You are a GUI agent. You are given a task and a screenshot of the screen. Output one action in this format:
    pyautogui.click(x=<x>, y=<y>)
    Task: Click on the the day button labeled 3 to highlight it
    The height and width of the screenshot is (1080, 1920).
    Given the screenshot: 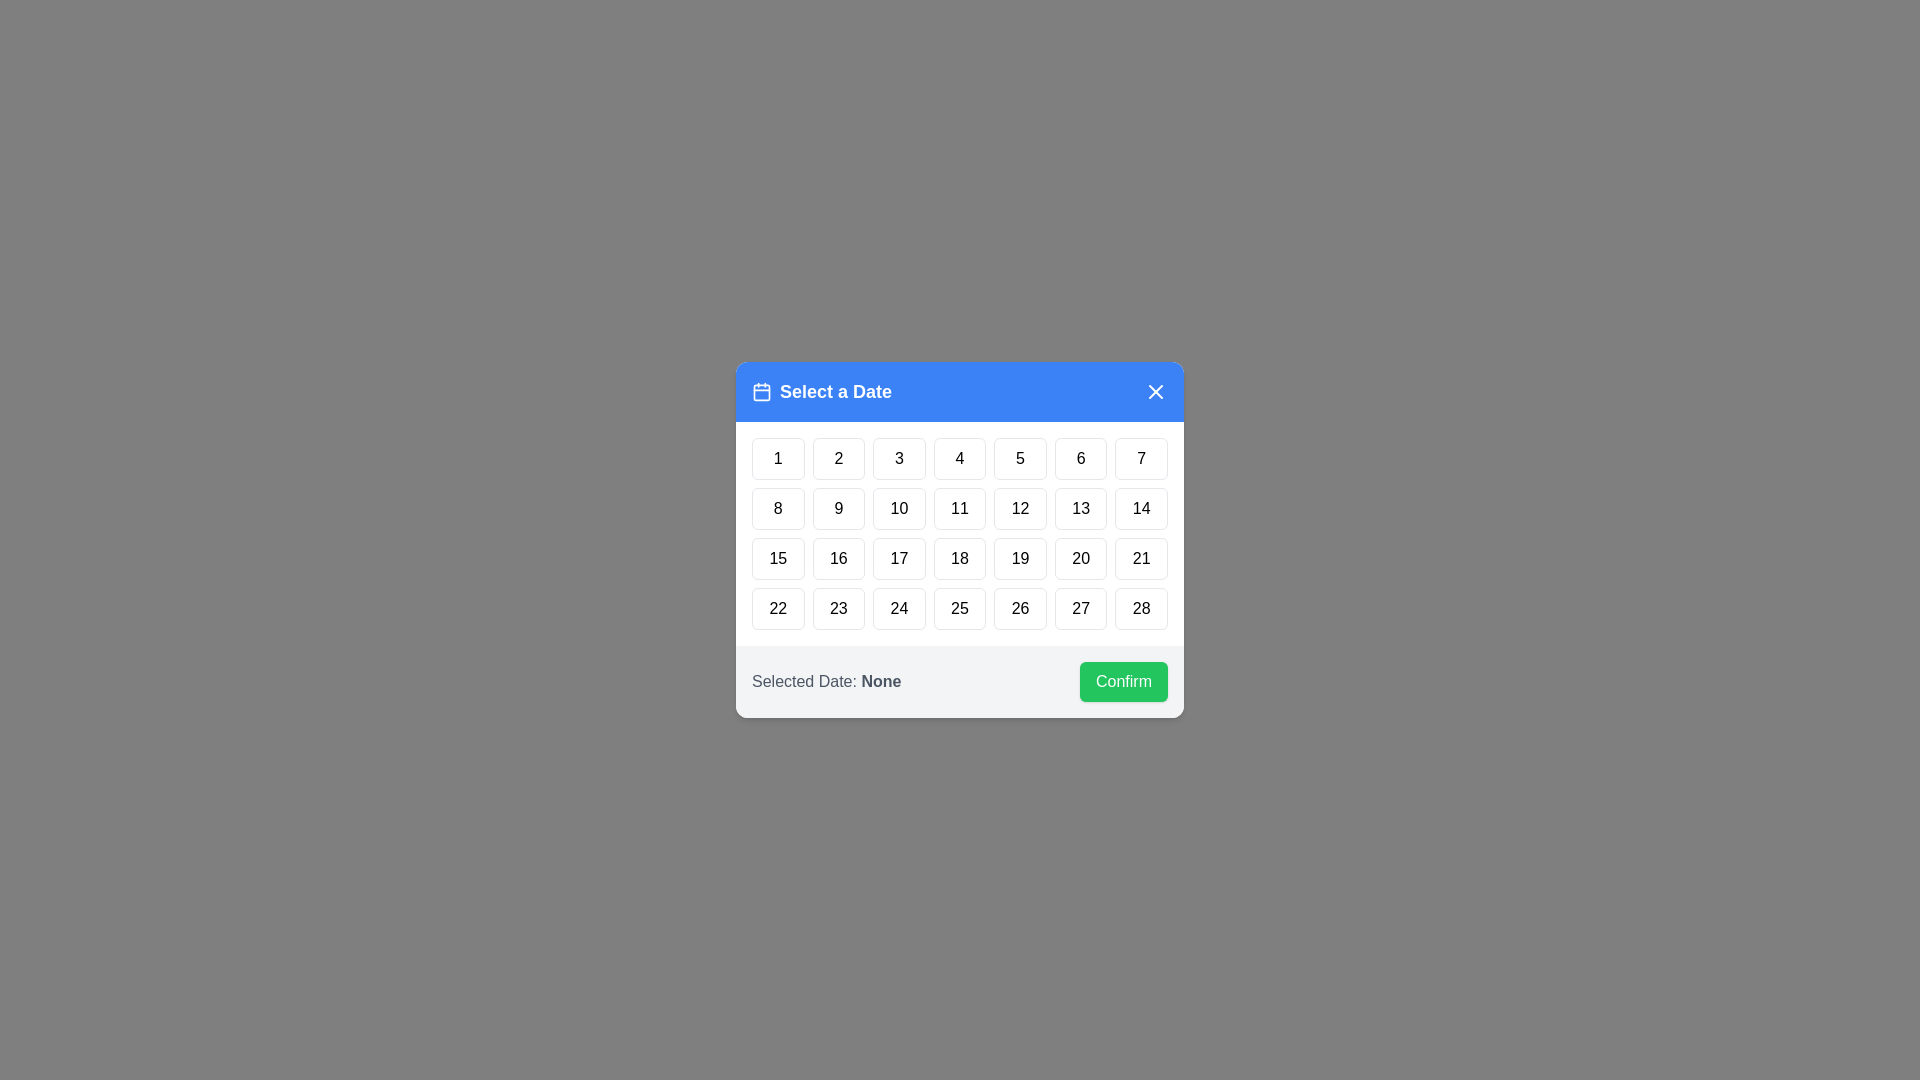 What is the action you would take?
    pyautogui.click(x=897, y=459)
    